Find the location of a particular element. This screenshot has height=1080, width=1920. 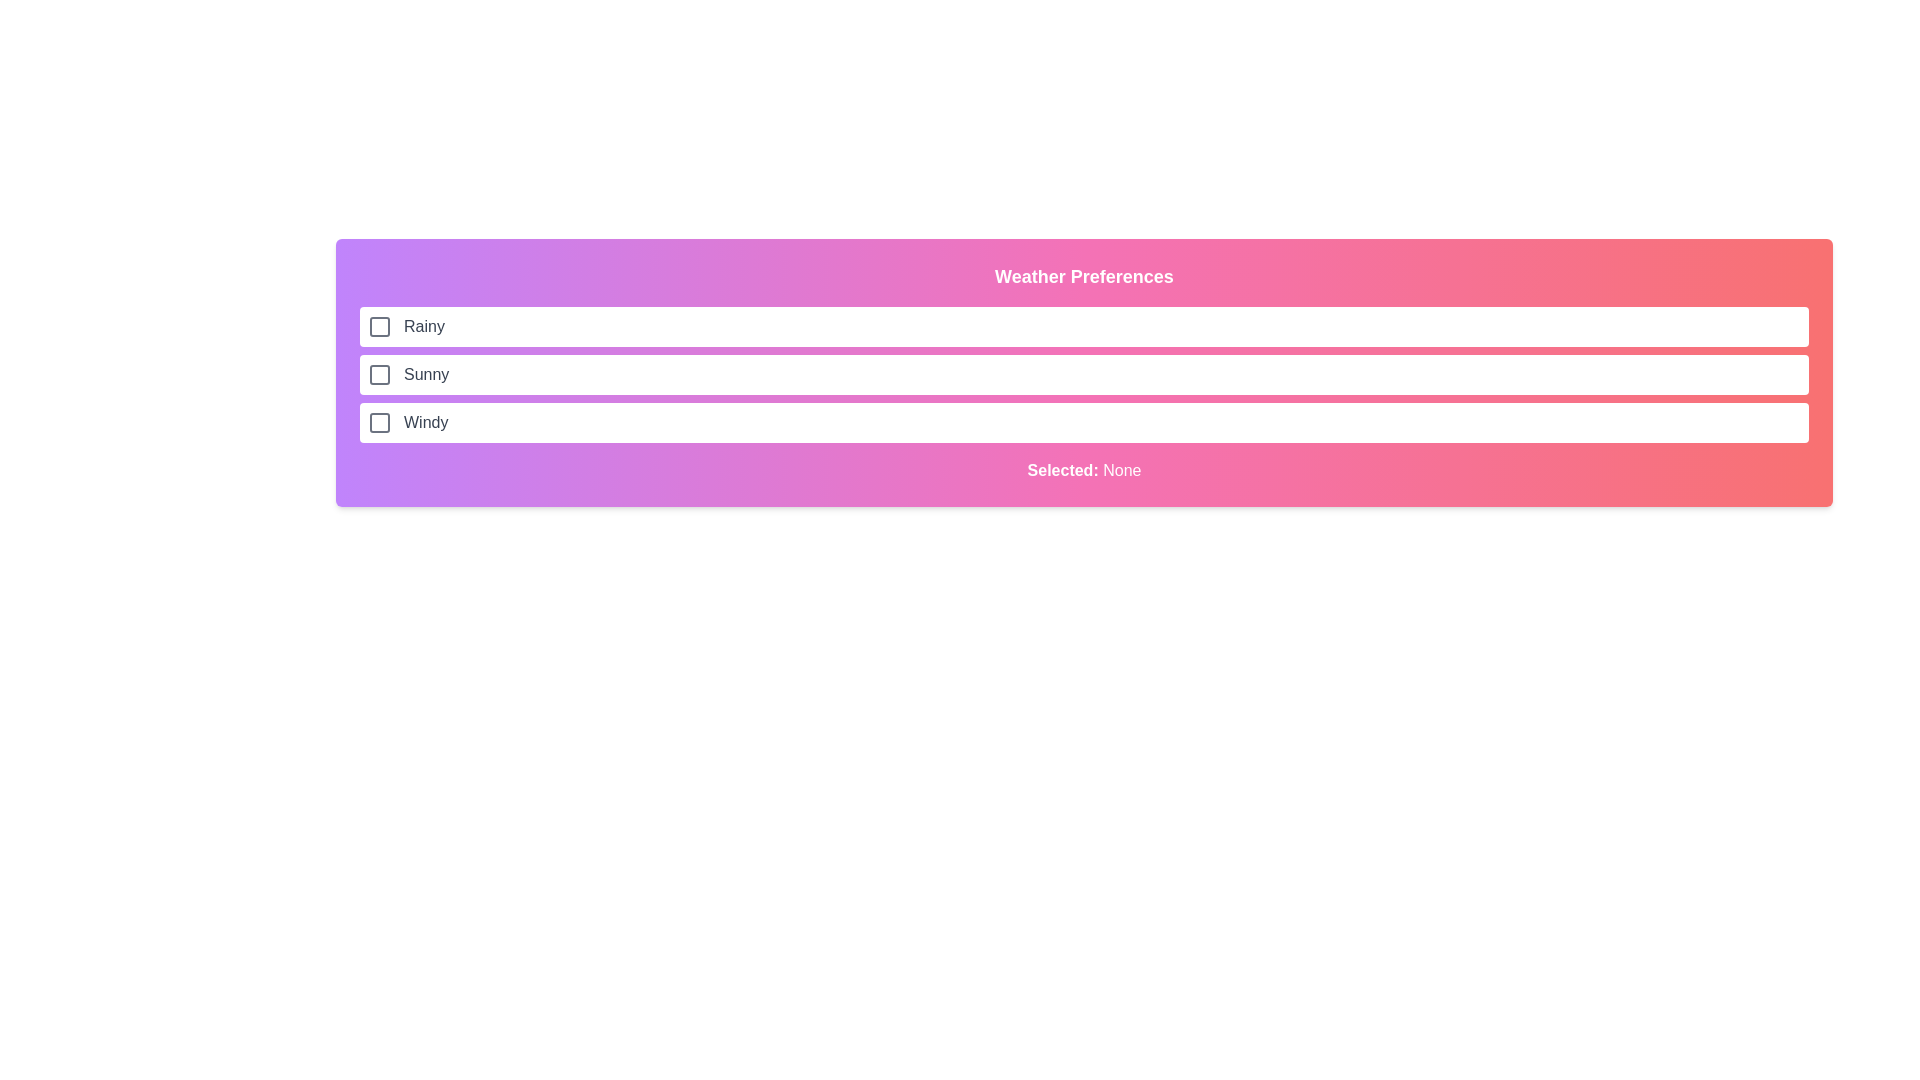

the text label displaying the current selection status, which shows 'None', located to the right of the text 'Selected:' in the gradient-colored section is located at coordinates (1122, 470).